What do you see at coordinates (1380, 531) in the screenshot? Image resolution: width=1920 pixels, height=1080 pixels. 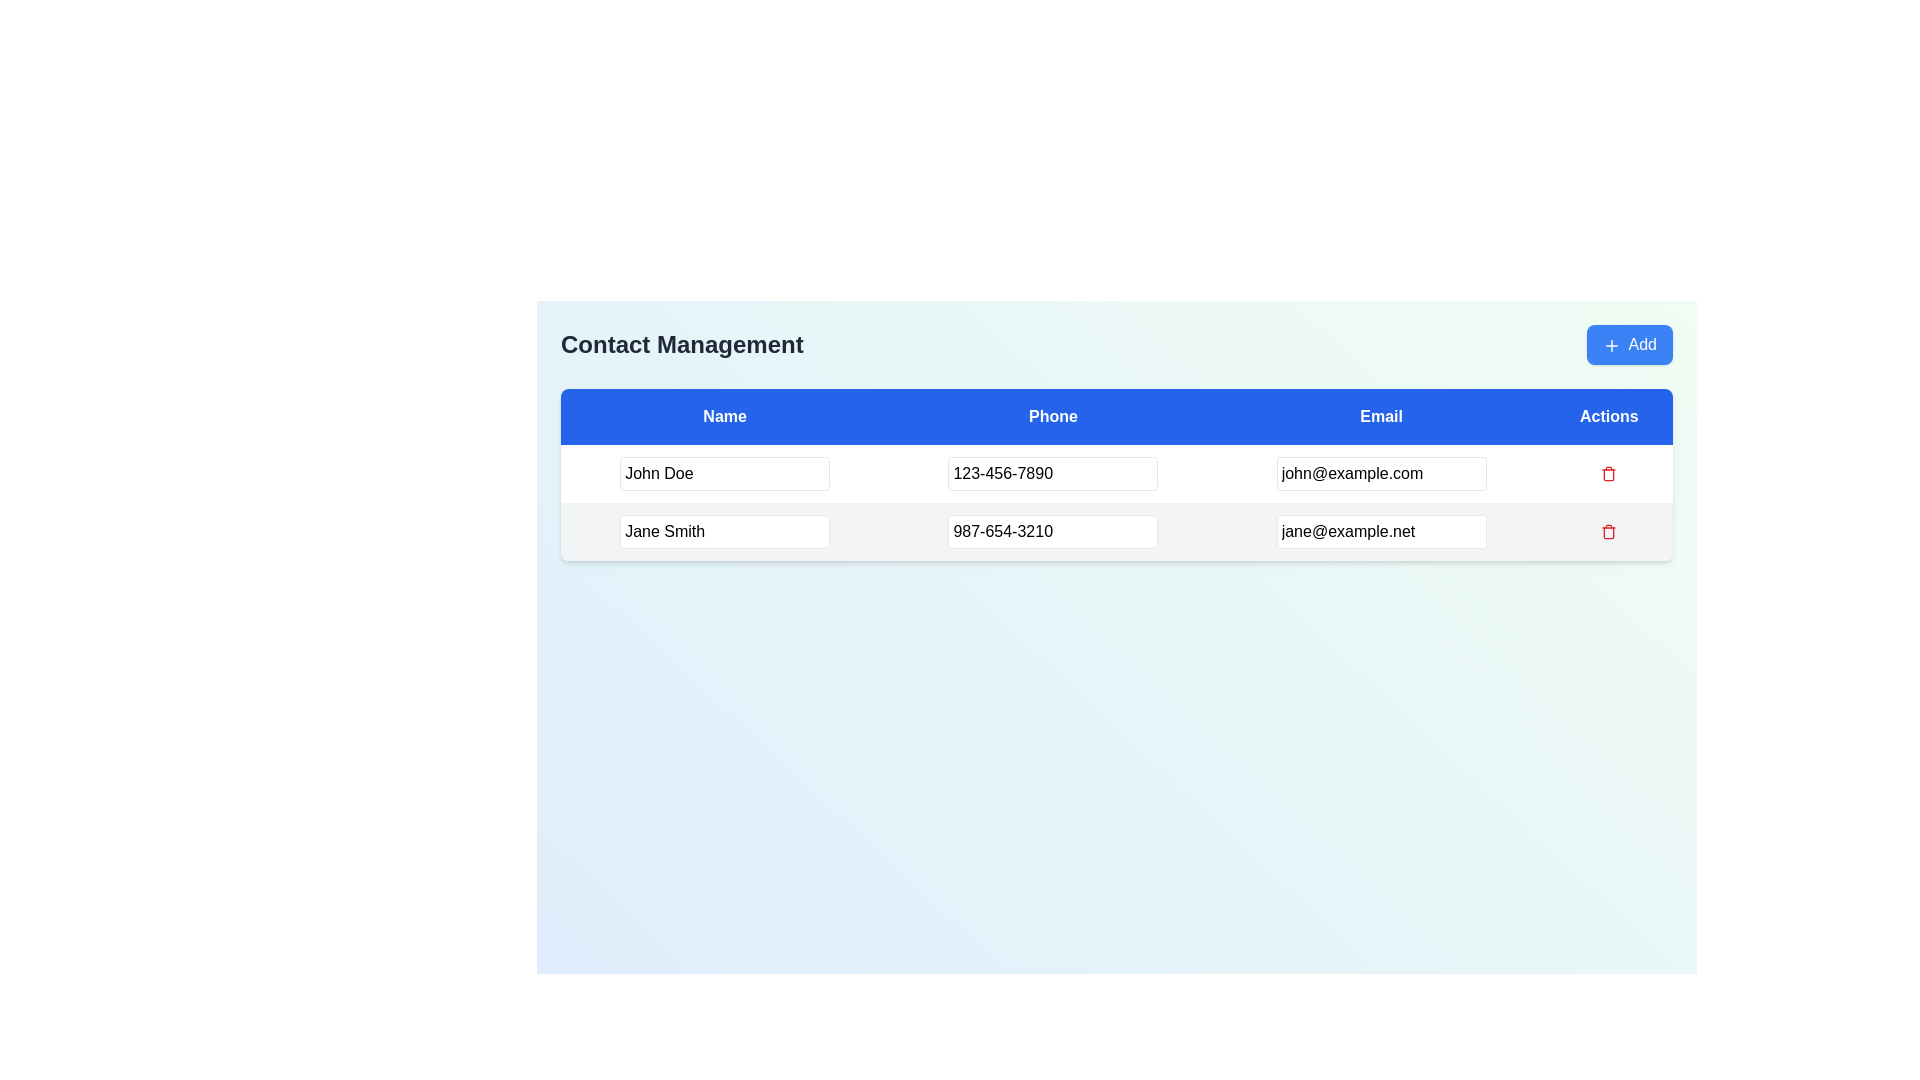 I see `the text input field used for editing the email address` at bounding box center [1380, 531].